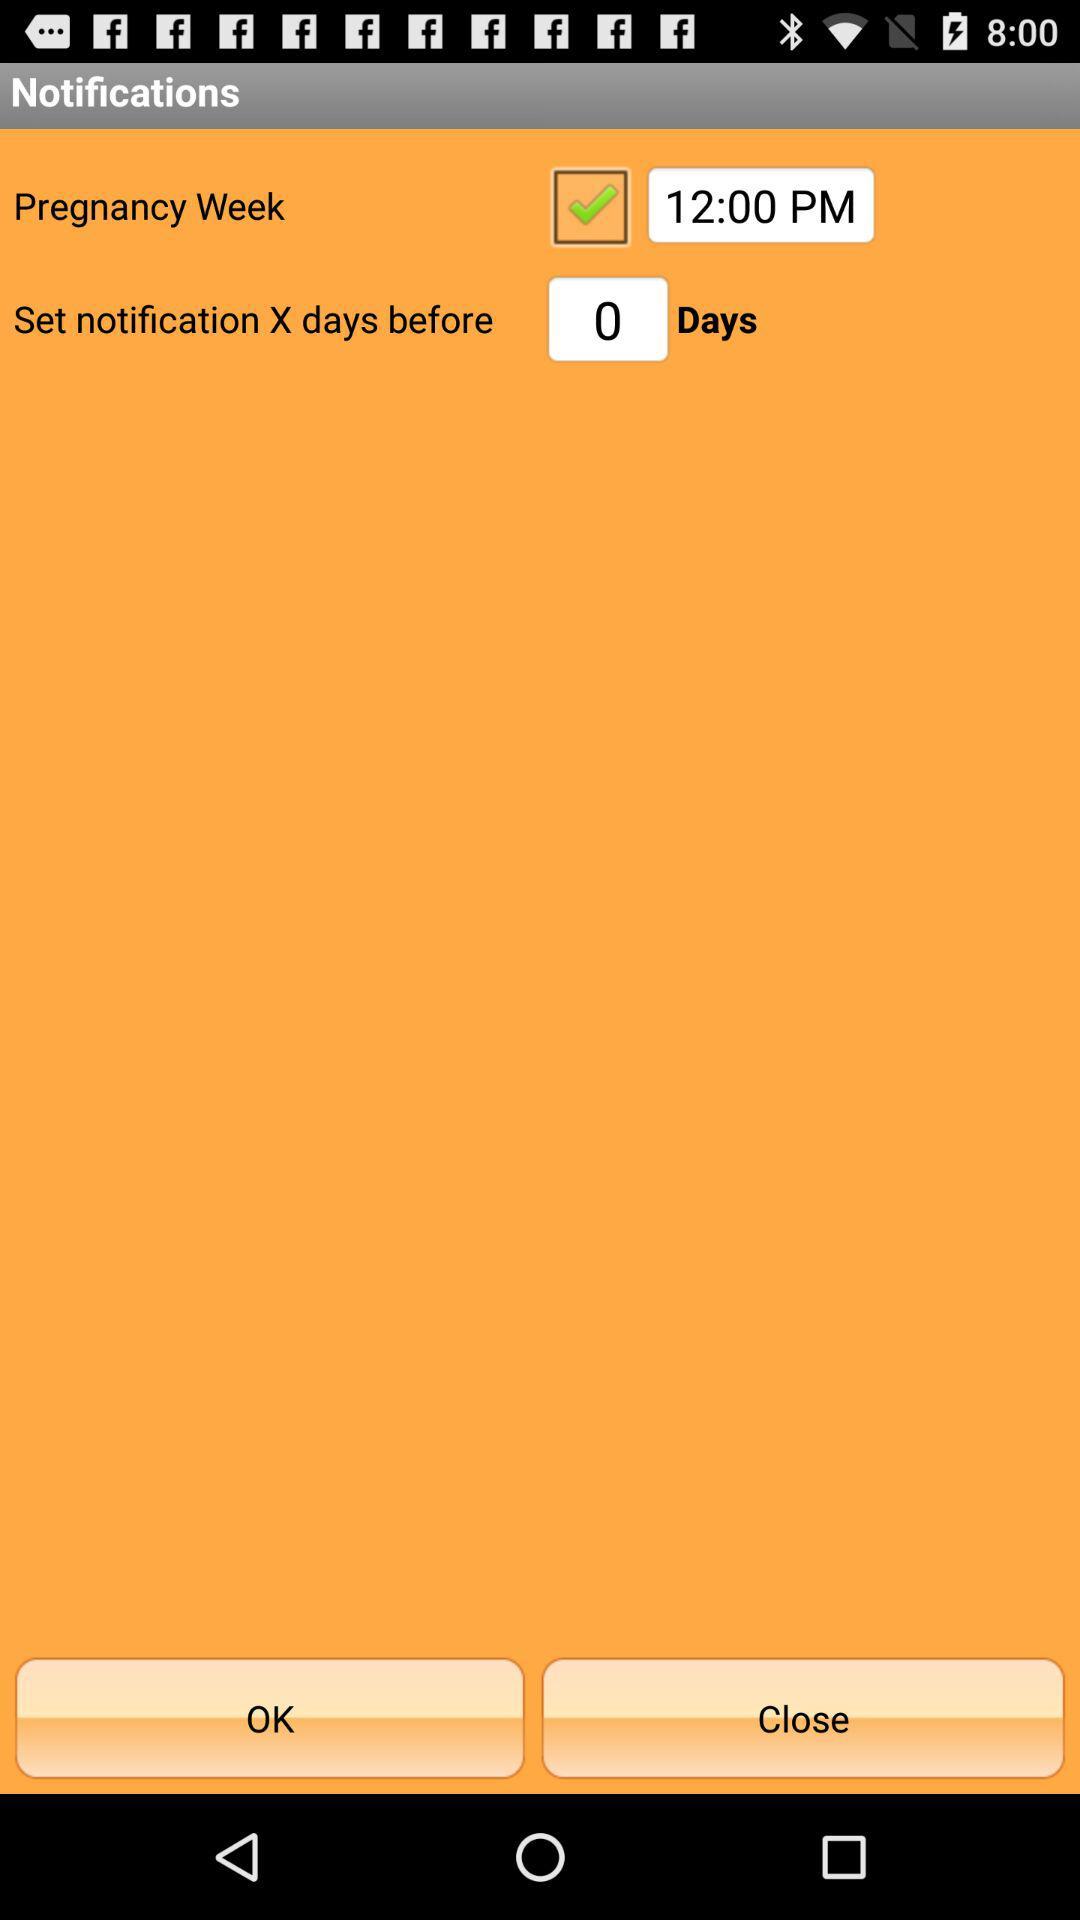 The width and height of the screenshot is (1080, 1920). I want to click on ok, so click(588, 205).